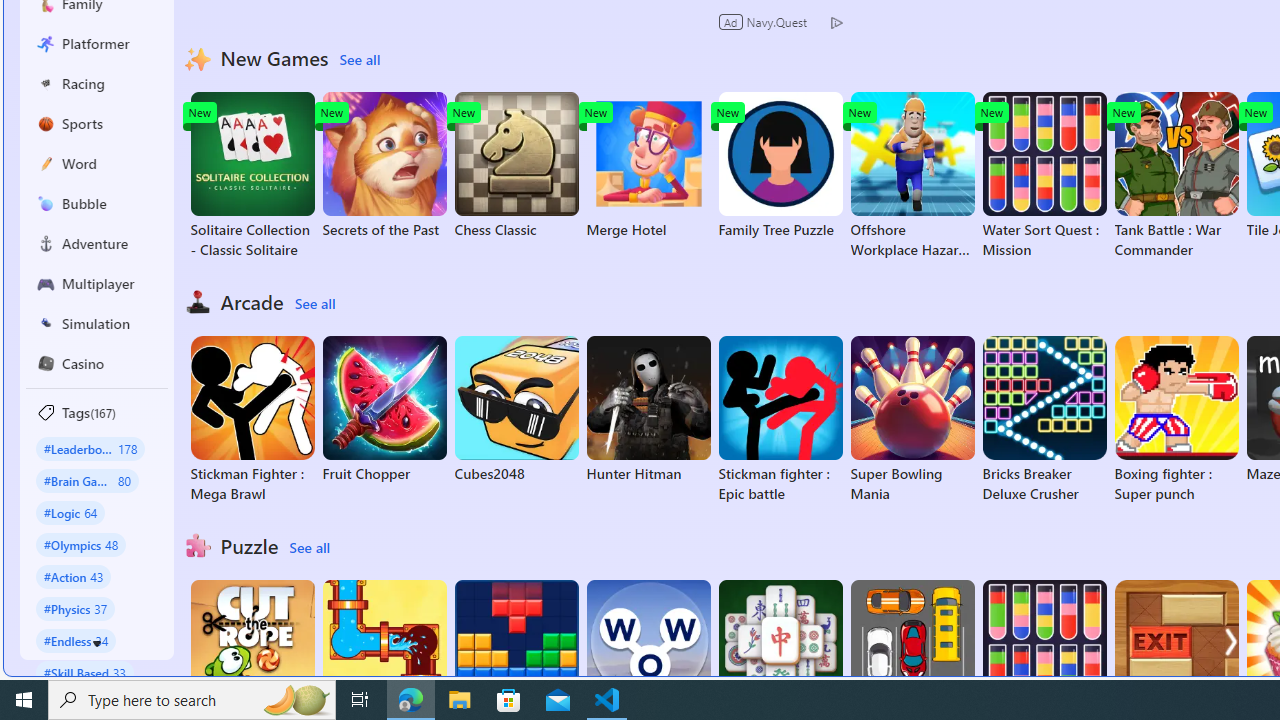 Image resolution: width=1280 pixels, height=720 pixels. Describe the element at coordinates (251, 419) in the screenshot. I see `'Stickman Fighter : Mega Brawl'` at that location.